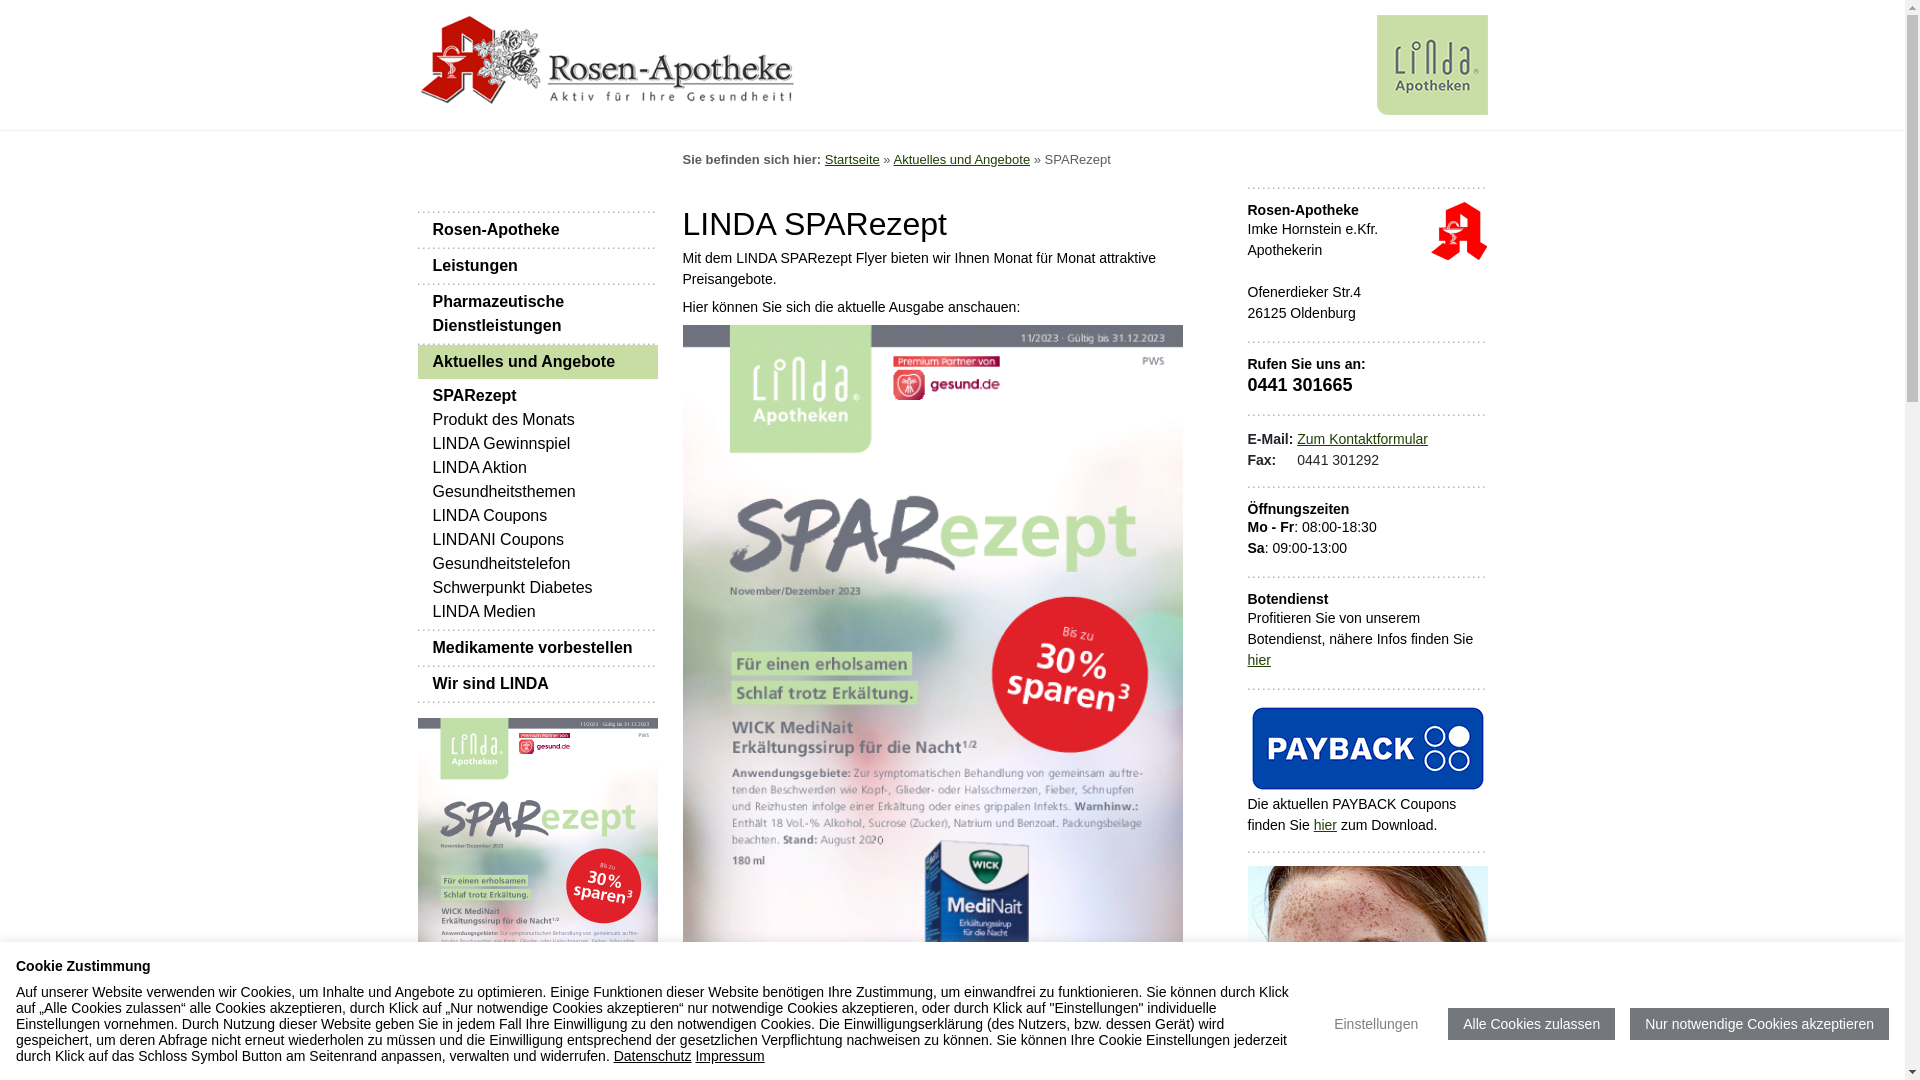  I want to click on 'Payback', so click(1367, 747).